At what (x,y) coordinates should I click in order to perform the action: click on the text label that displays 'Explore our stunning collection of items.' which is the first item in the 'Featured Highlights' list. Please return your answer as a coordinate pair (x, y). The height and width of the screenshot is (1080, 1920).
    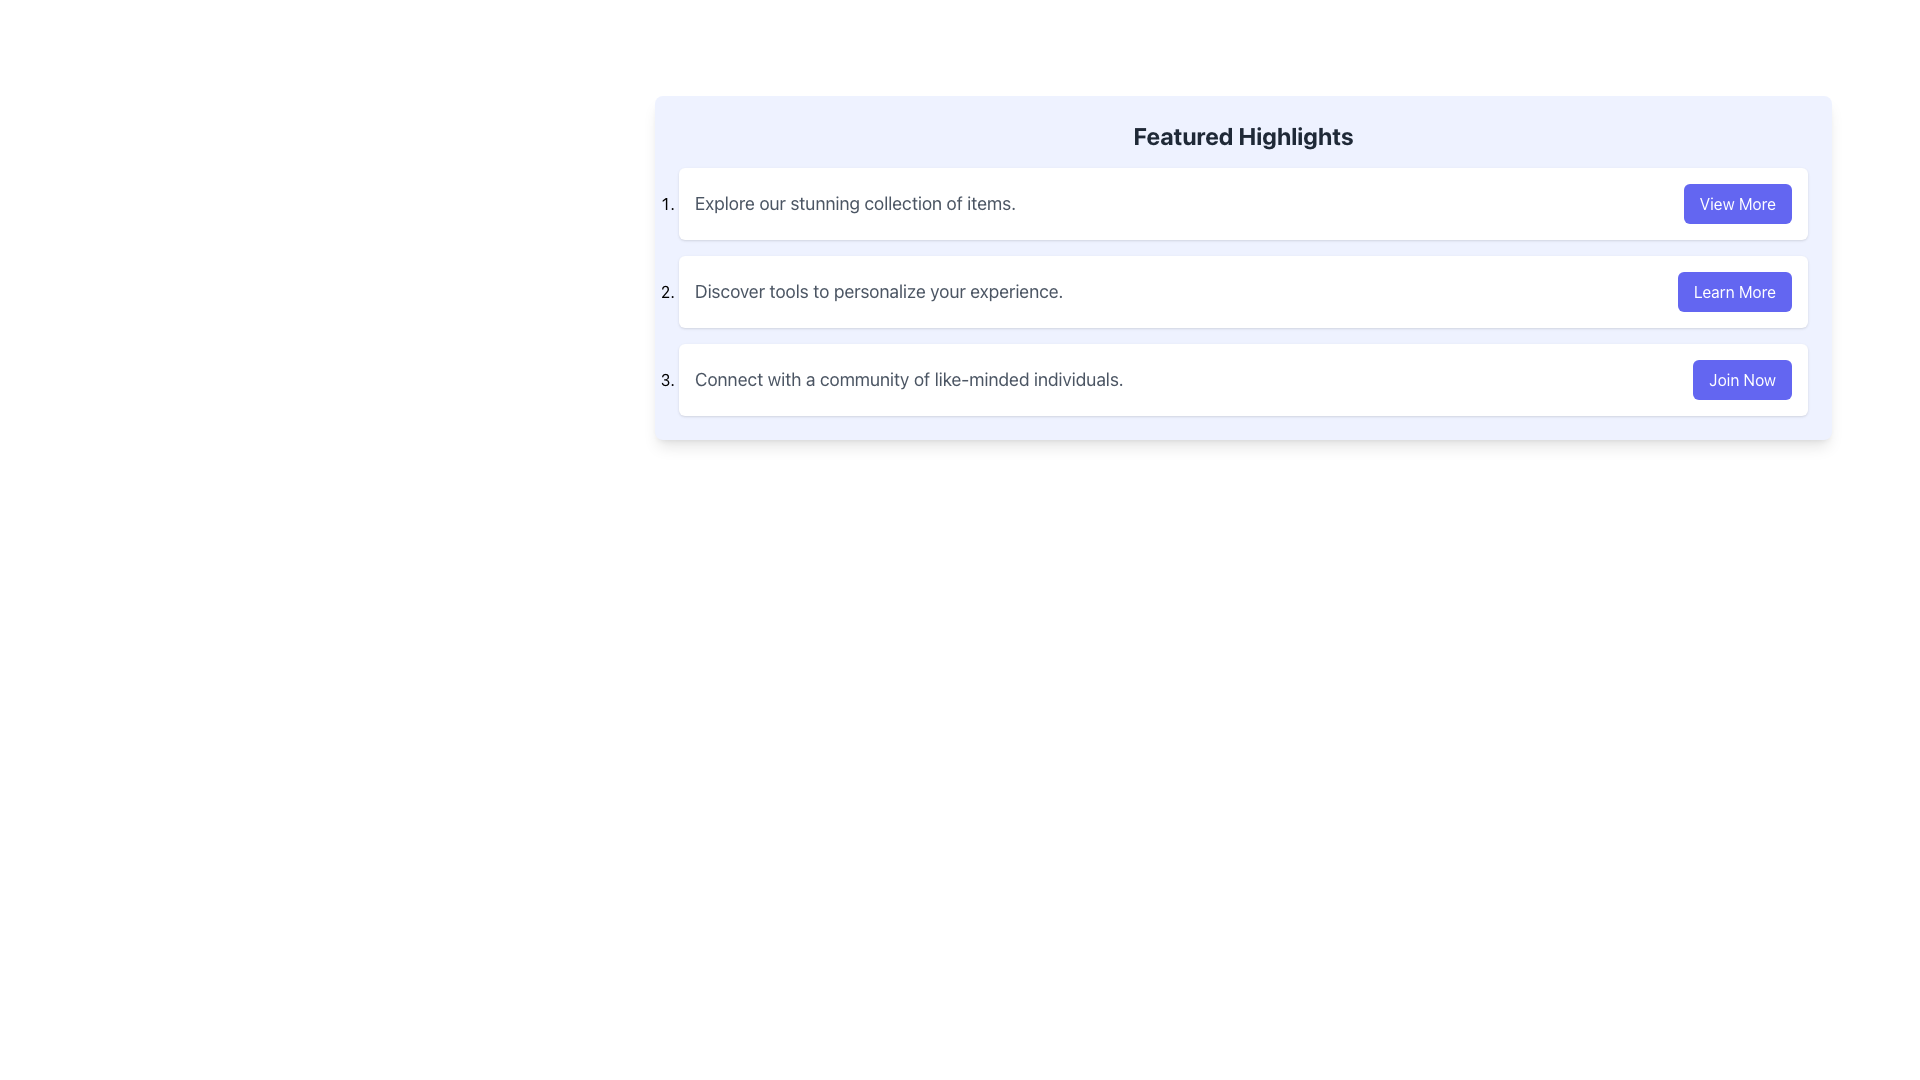
    Looking at the image, I should click on (855, 204).